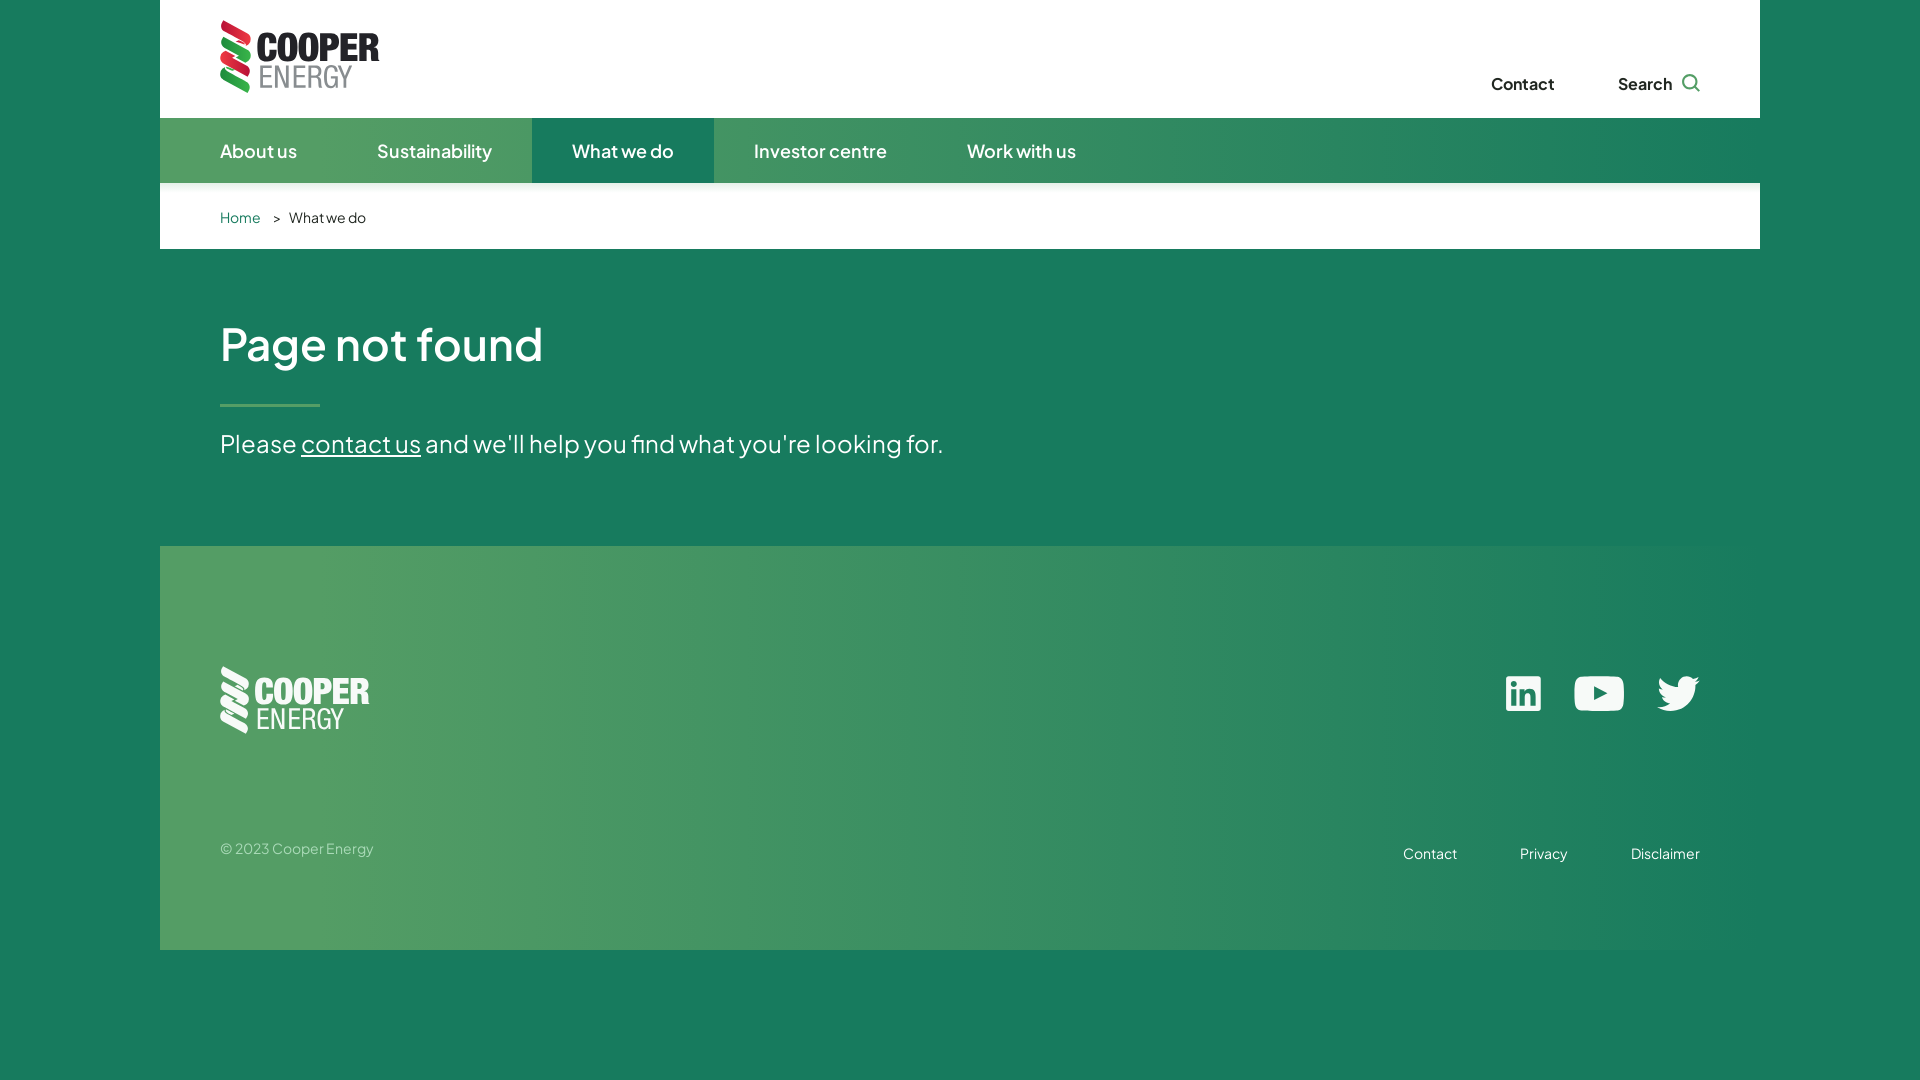 Image resolution: width=1920 pixels, height=1080 pixels. What do you see at coordinates (245, 216) in the screenshot?
I see `'Home'` at bounding box center [245, 216].